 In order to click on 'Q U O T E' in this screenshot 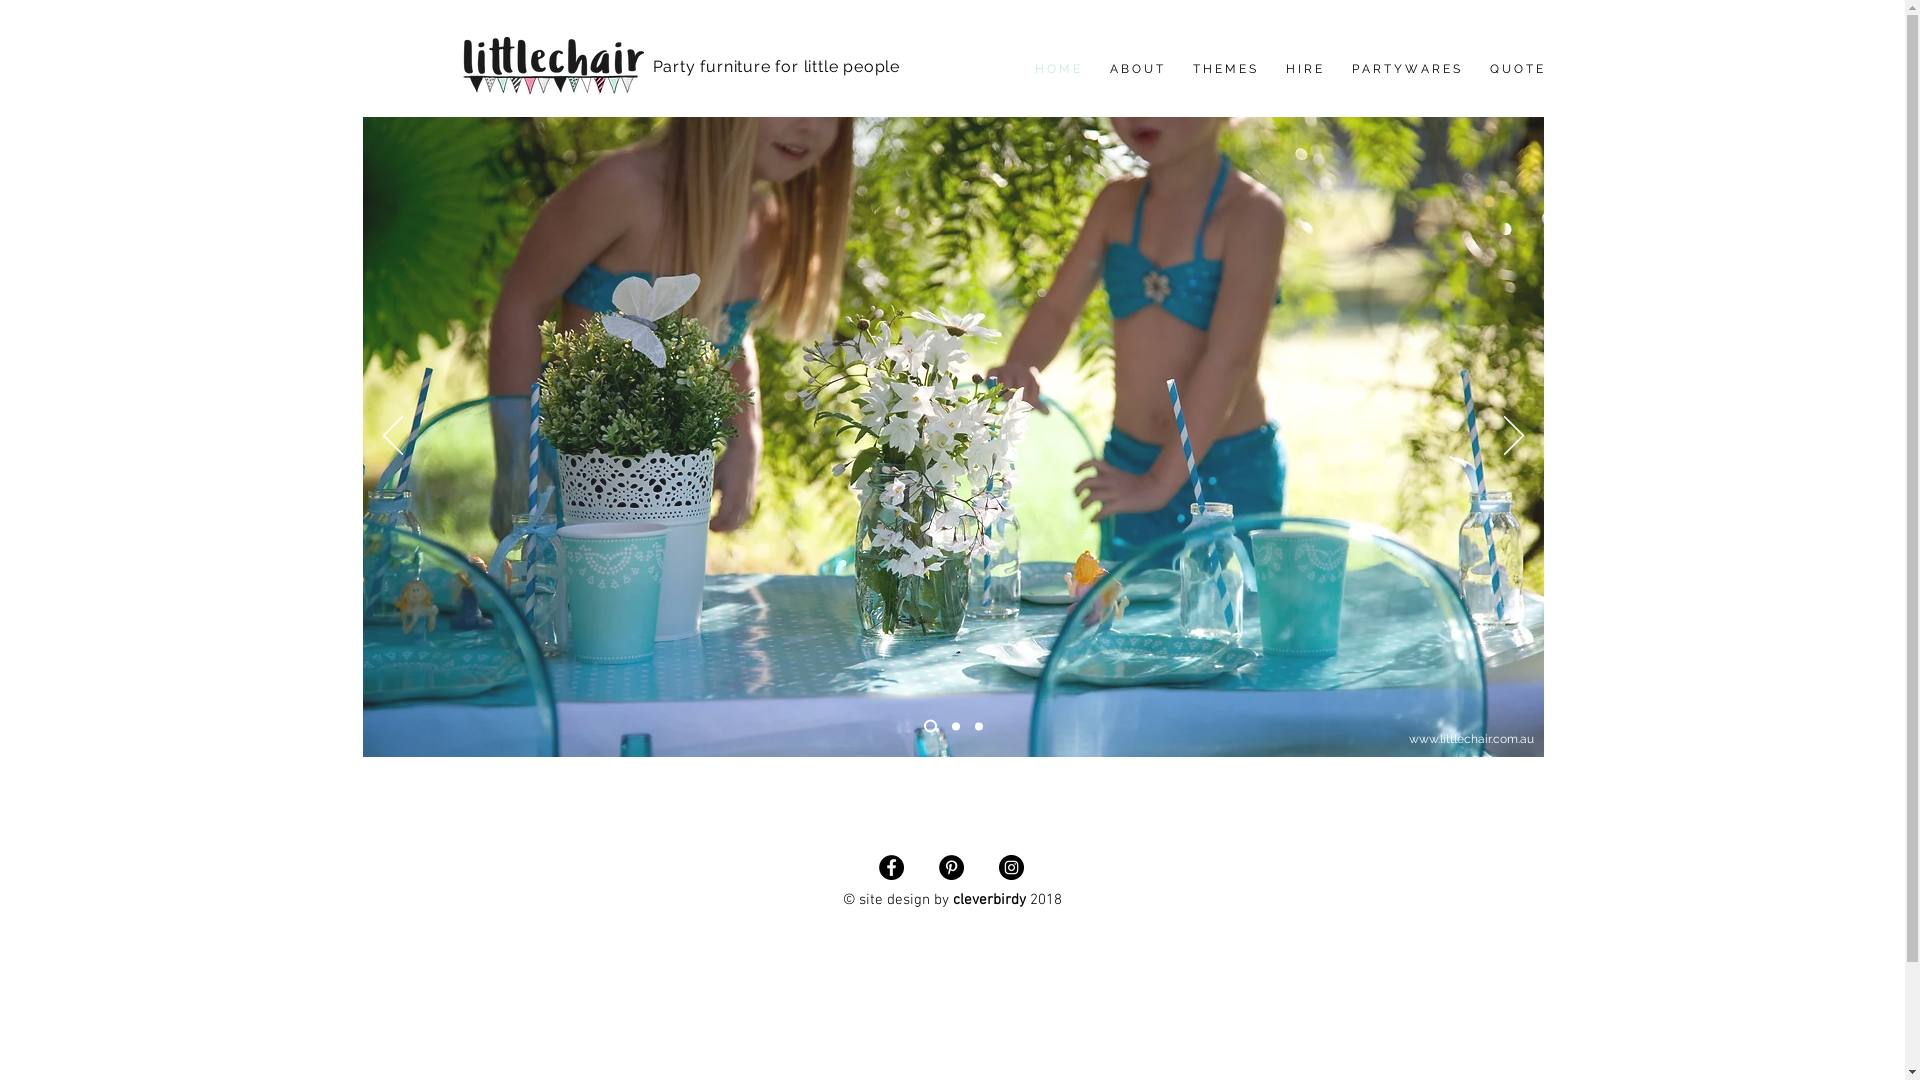, I will do `click(1515, 68)`.